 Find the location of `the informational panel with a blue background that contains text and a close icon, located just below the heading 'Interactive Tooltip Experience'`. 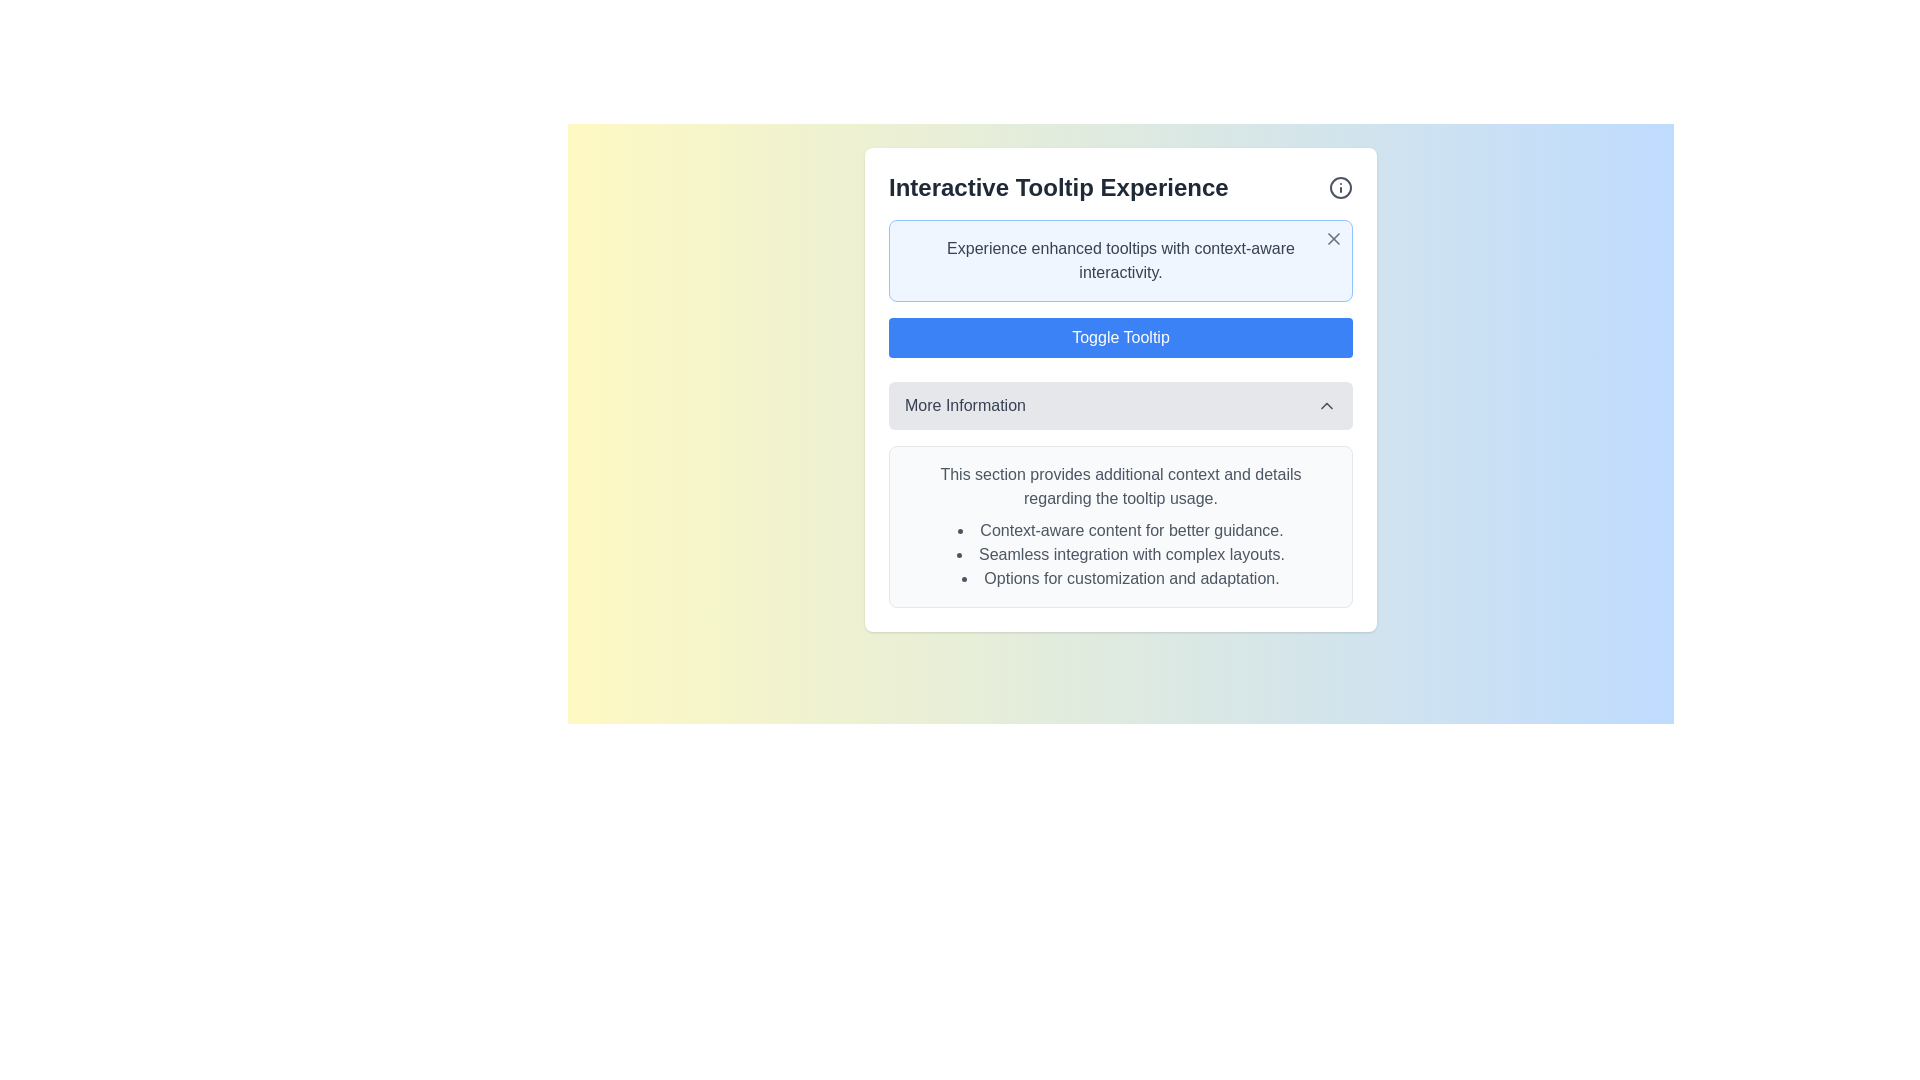

the informational panel with a blue background that contains text and a close icon, located just below the heading 'Interactive Tooltip Experience' is located at coordinates (1121, 260).